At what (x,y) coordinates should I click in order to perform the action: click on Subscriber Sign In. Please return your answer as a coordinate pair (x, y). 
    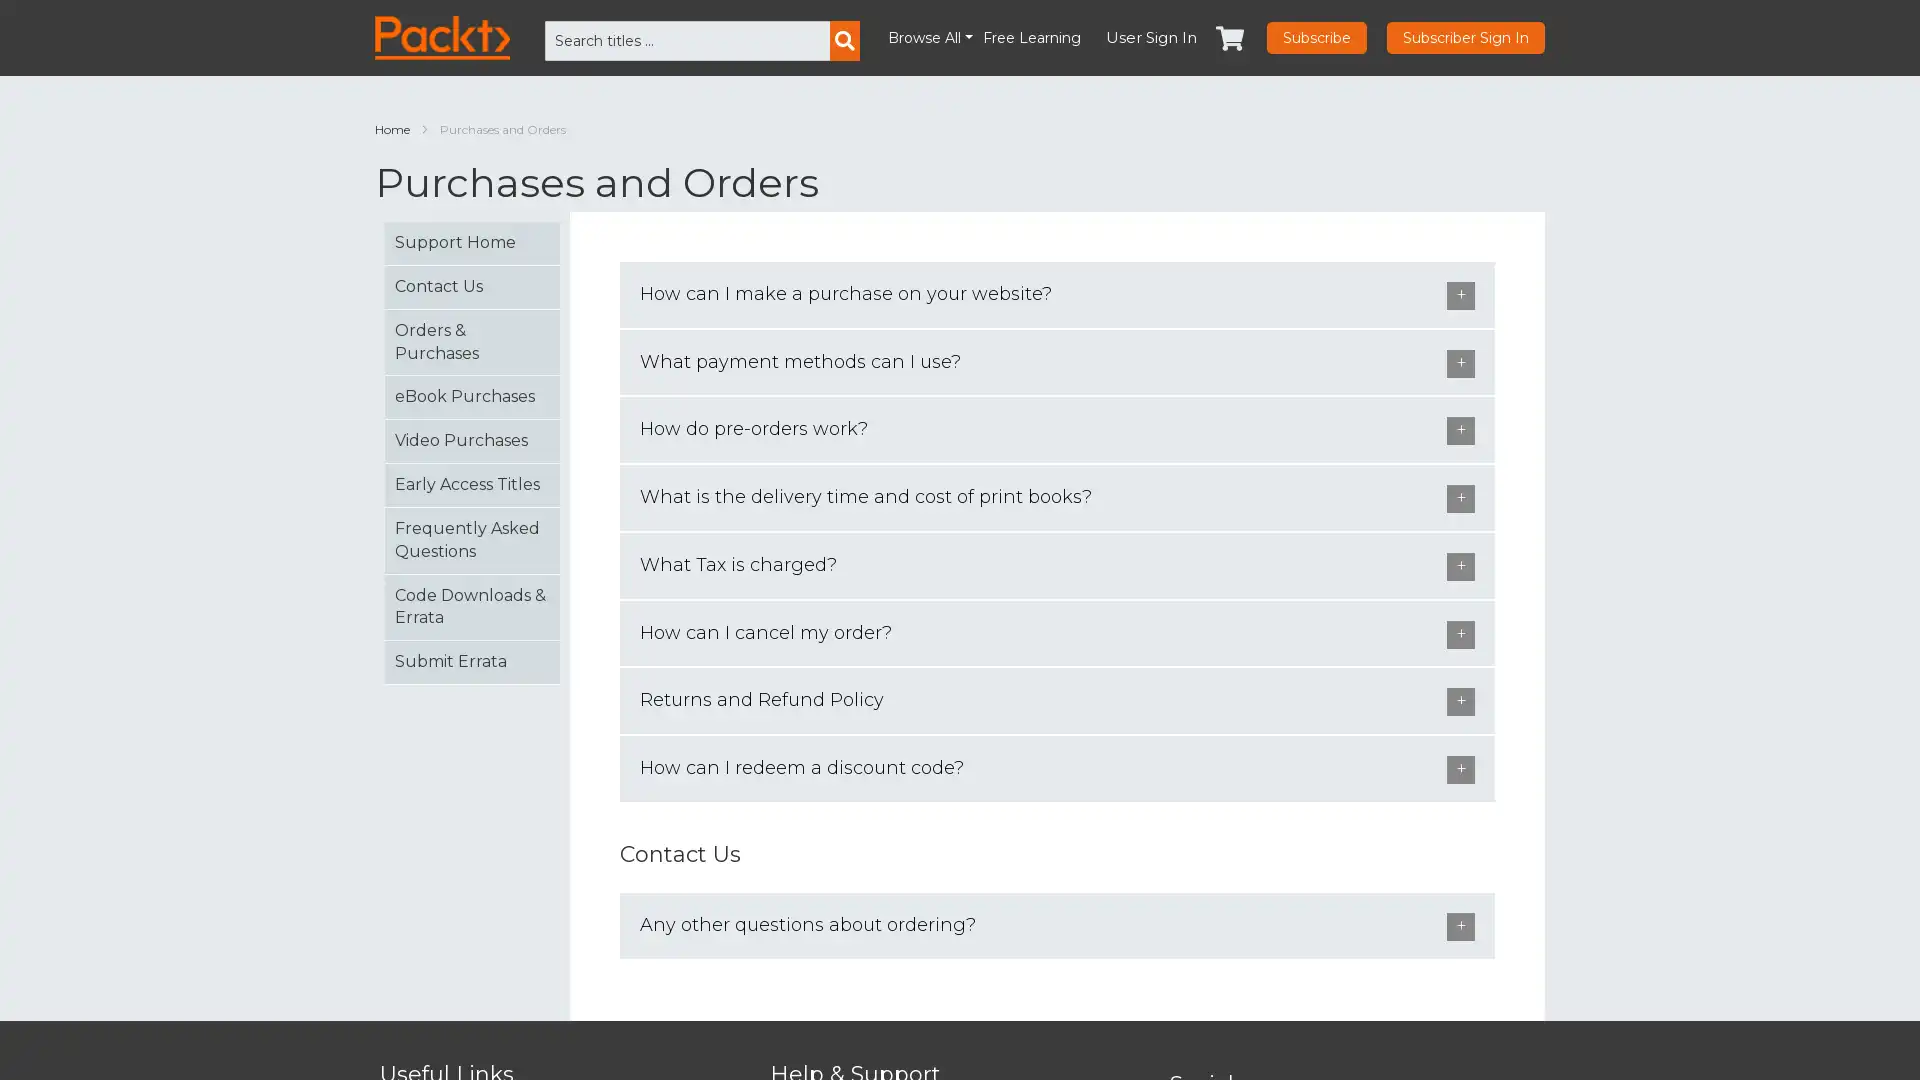
    Looking at the image, I should click on (1465, 38).